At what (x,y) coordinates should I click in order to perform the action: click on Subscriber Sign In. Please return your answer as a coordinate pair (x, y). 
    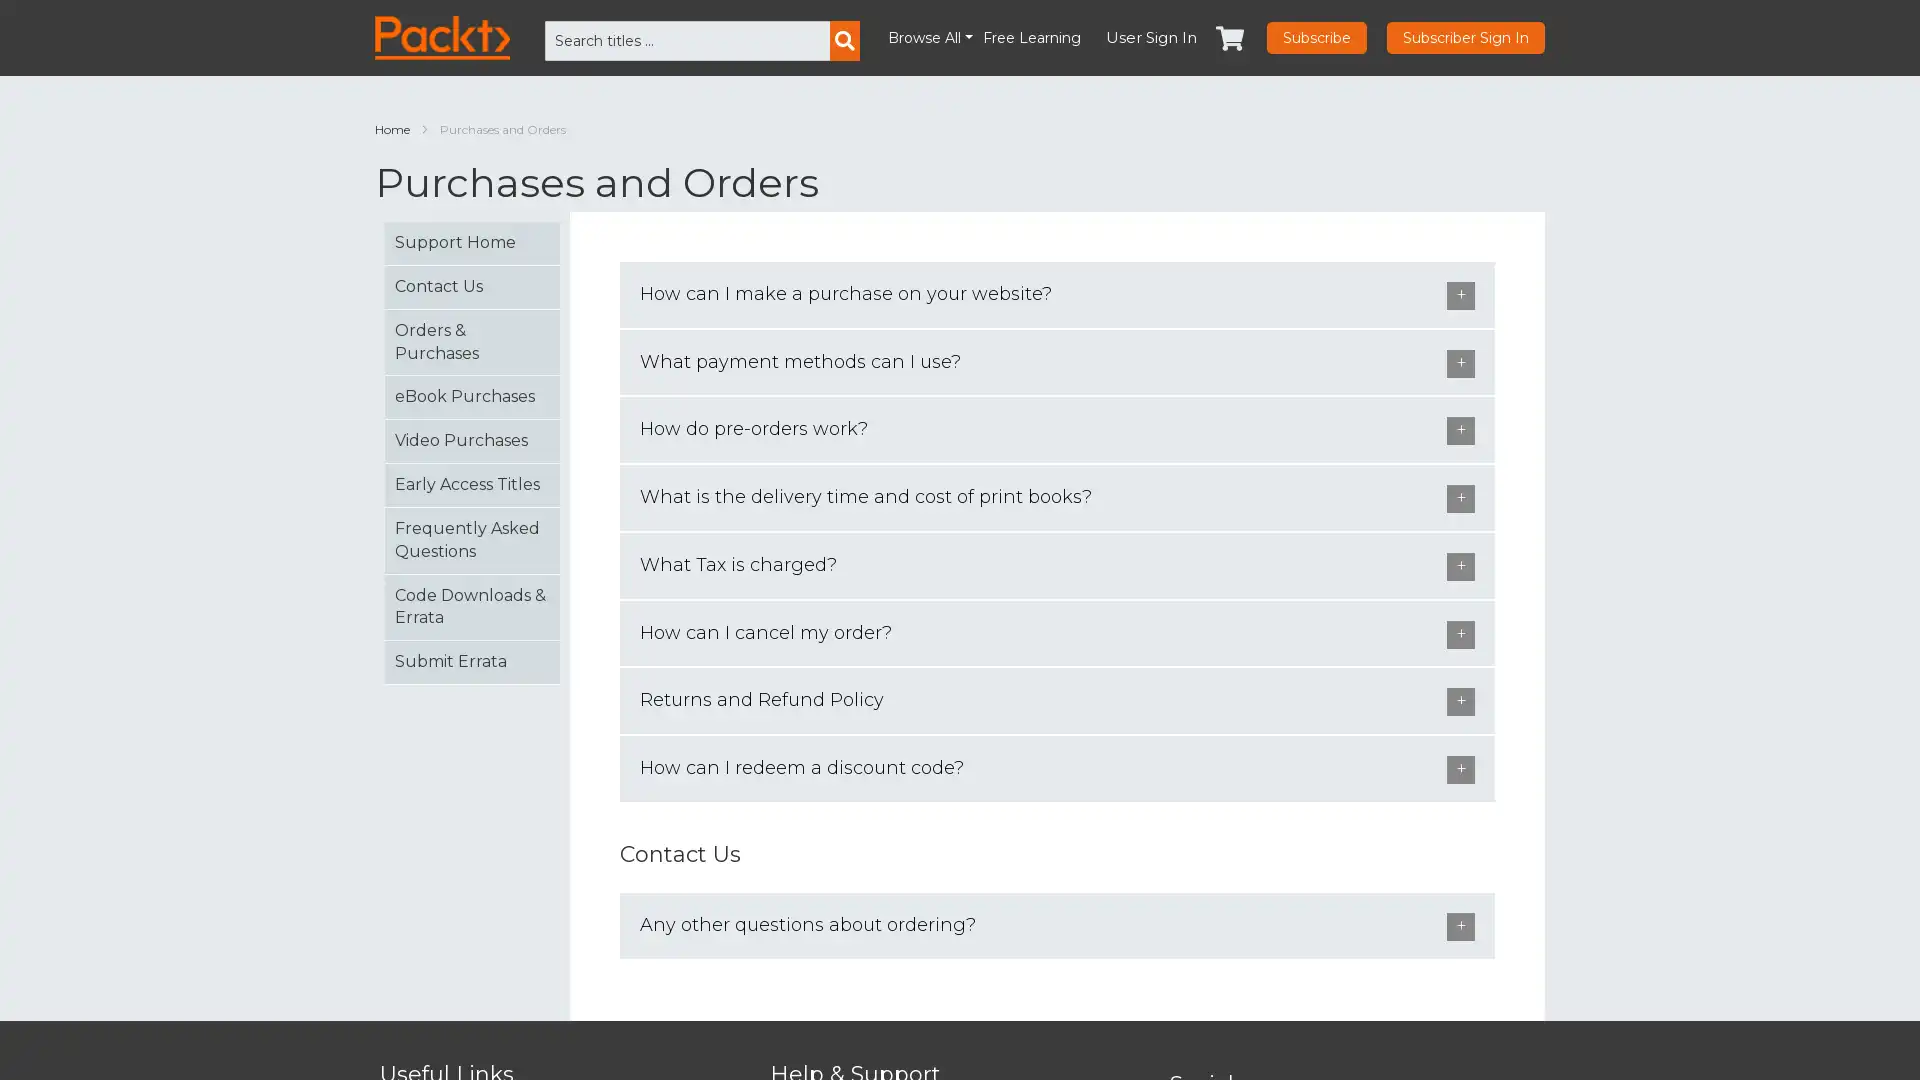
    Looking at the image, I should click on (1465, 38).